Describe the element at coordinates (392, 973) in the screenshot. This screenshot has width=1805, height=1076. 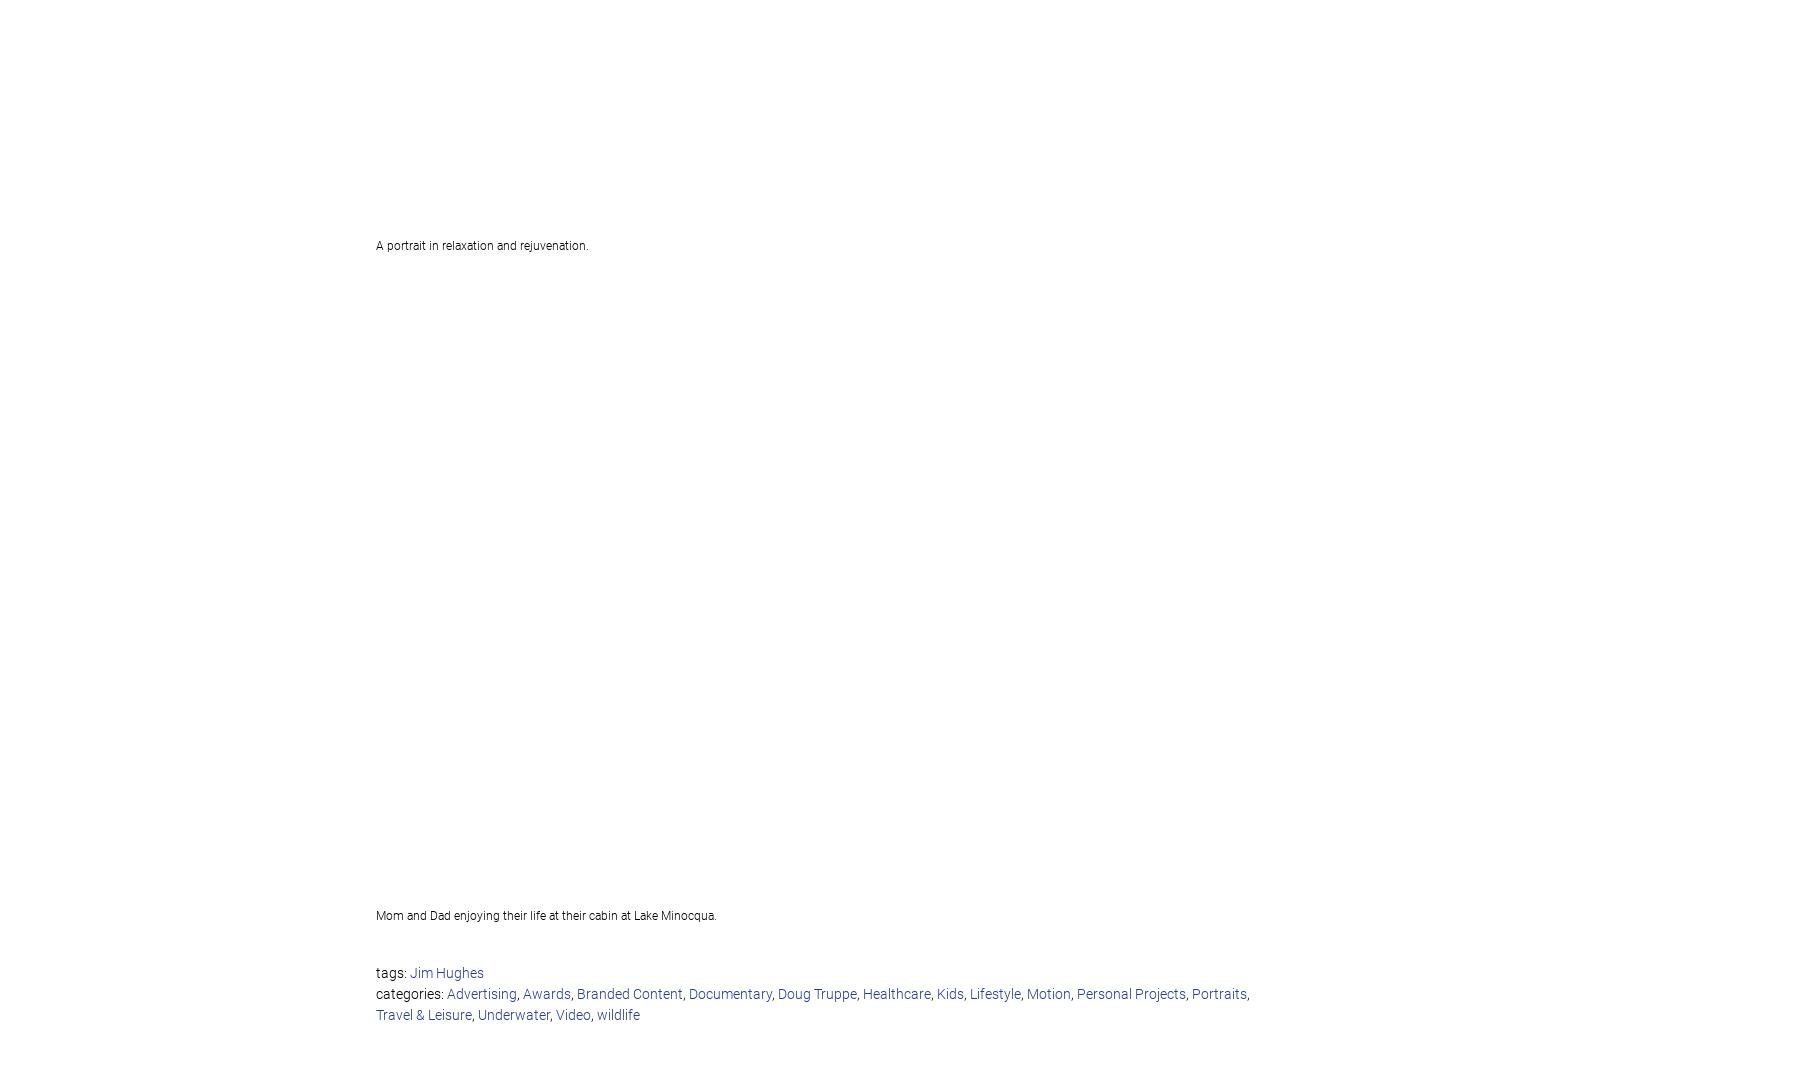
I see `'tags:'` at that location.